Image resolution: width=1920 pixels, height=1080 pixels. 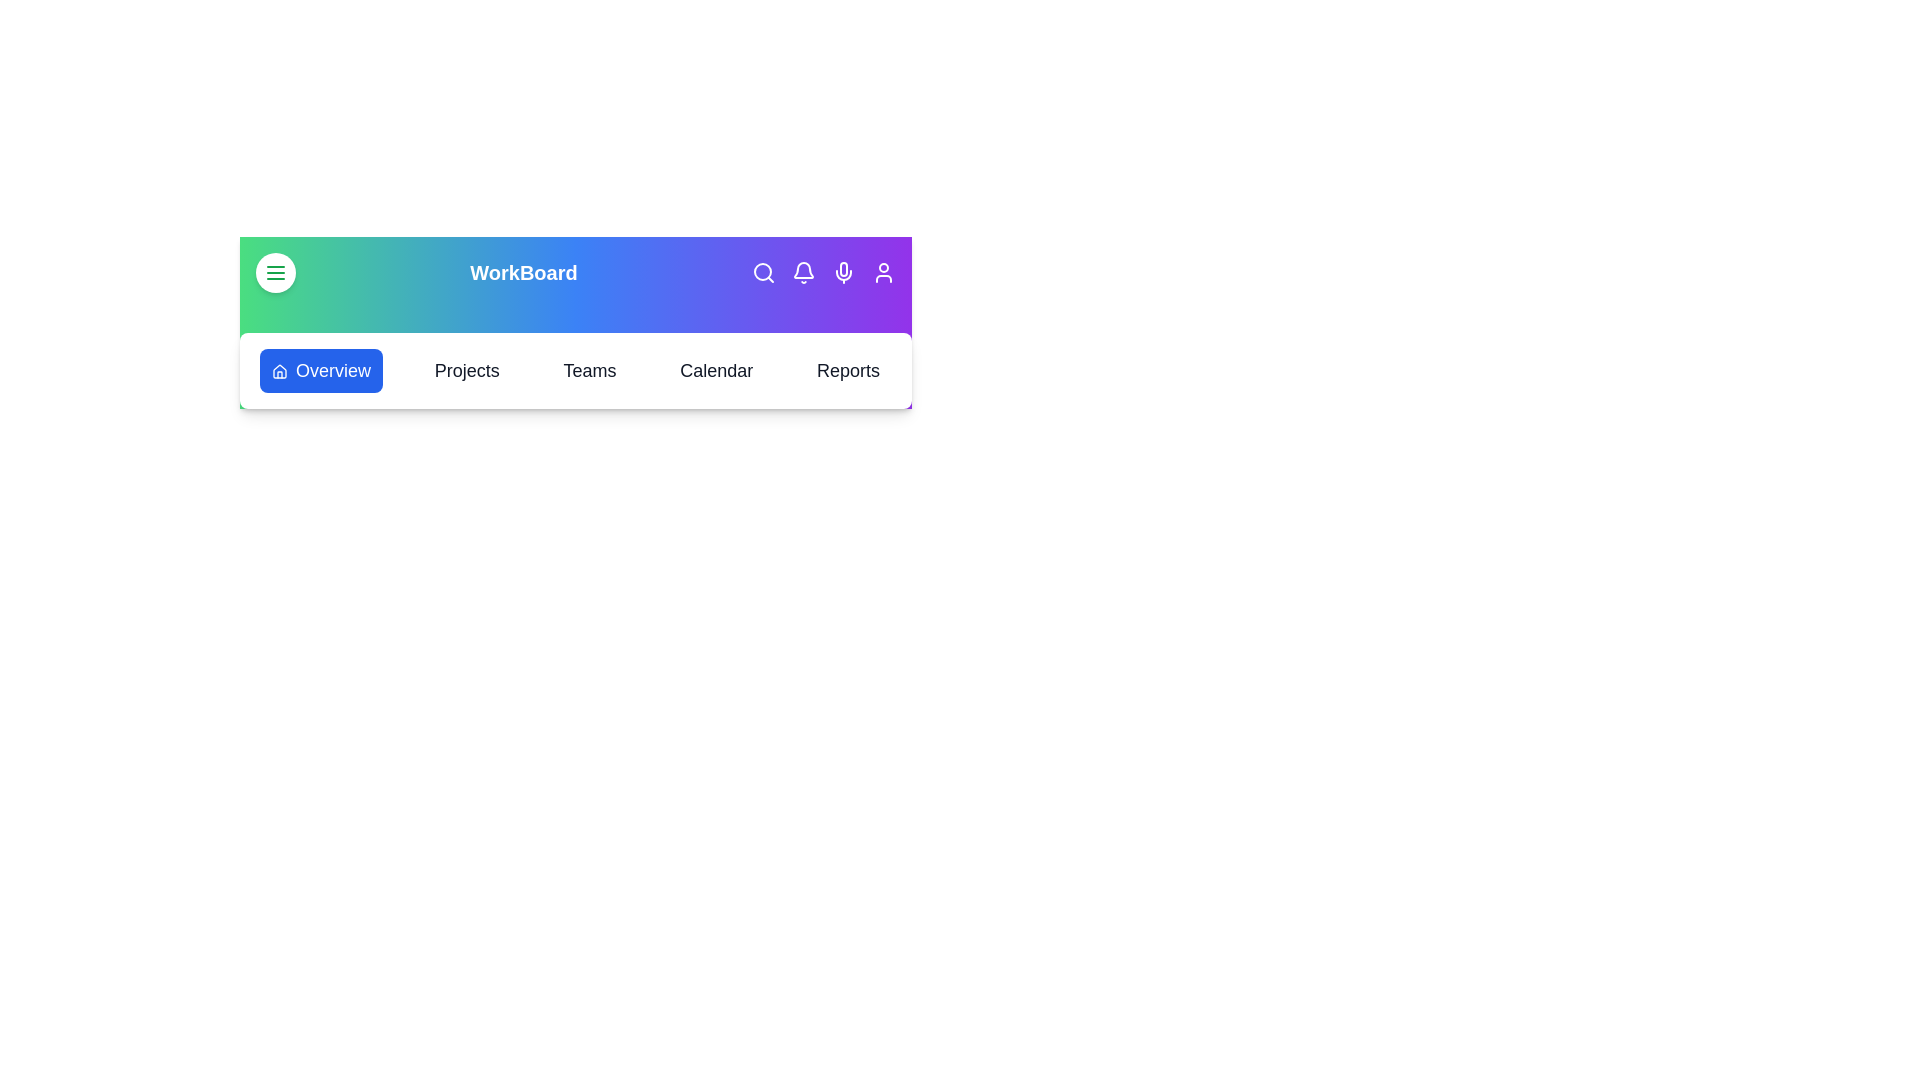 What do you see at coordinates (588, 370) in the screenshot?
I see `the tab labeled Teams from the navigation bar` at bounding box center [588, 370].